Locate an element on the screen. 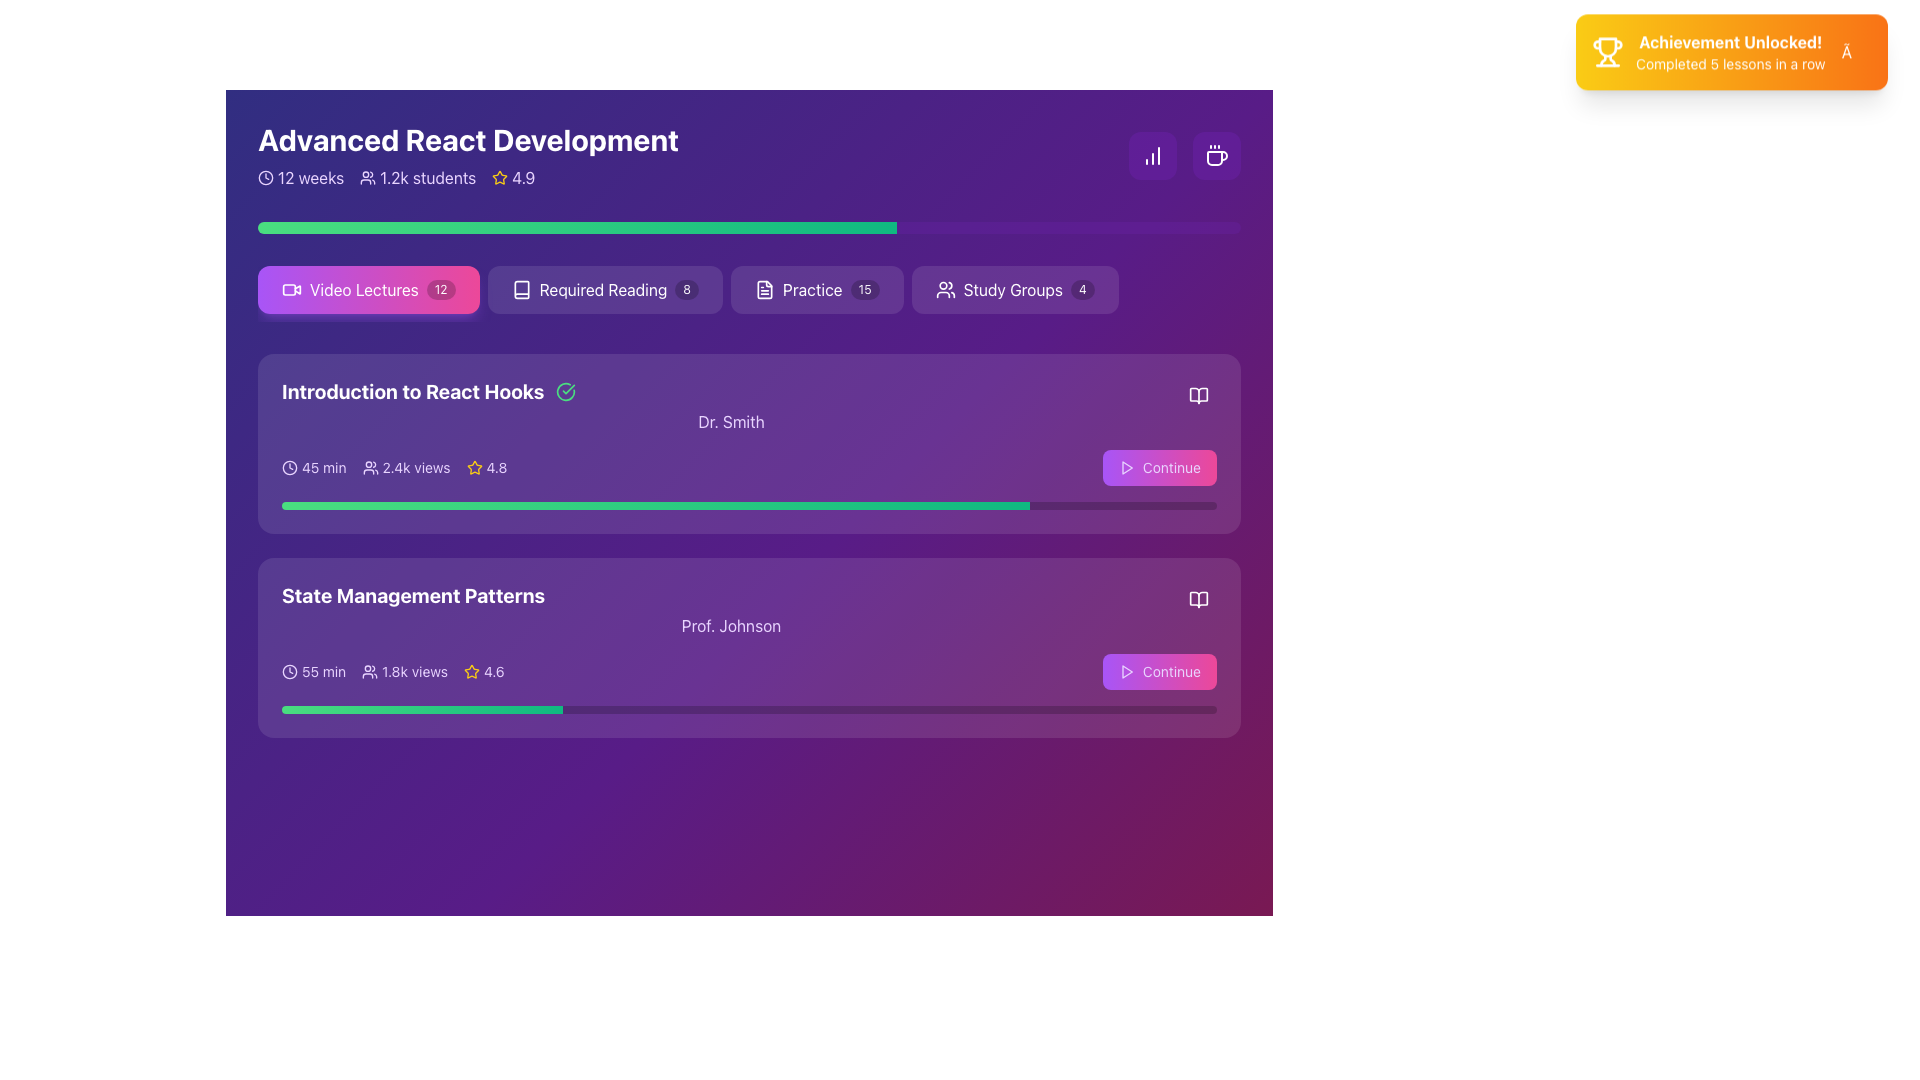  the Notification card displaying 'Achievement Unlocked!' with a trophy icon and a dismiss button in the top-right corner of the interface is located at coordinates (1731, 59).